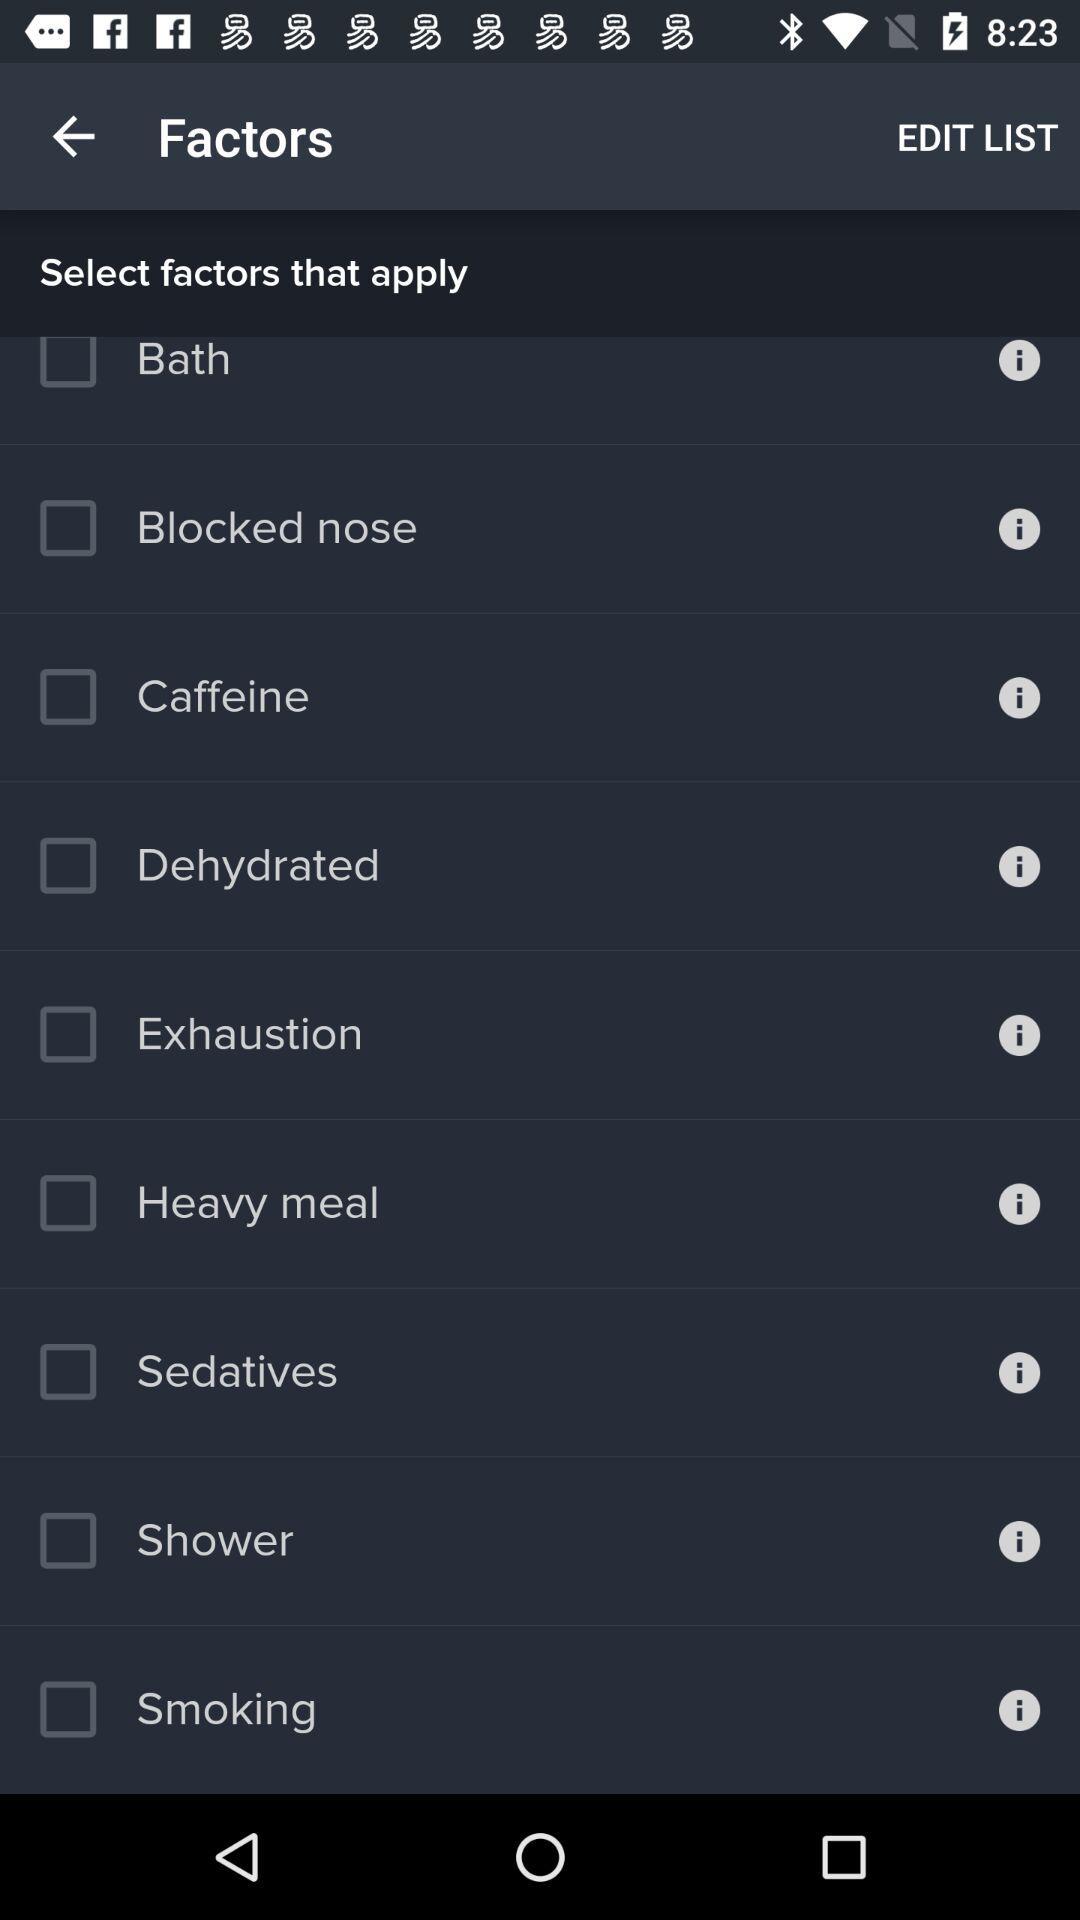 Image resolution: width=1080 pixels, height=1920 pixels. Describe the element at coordinates (189, 1371) in the screenshot. I see `the sedatives item` at that location.